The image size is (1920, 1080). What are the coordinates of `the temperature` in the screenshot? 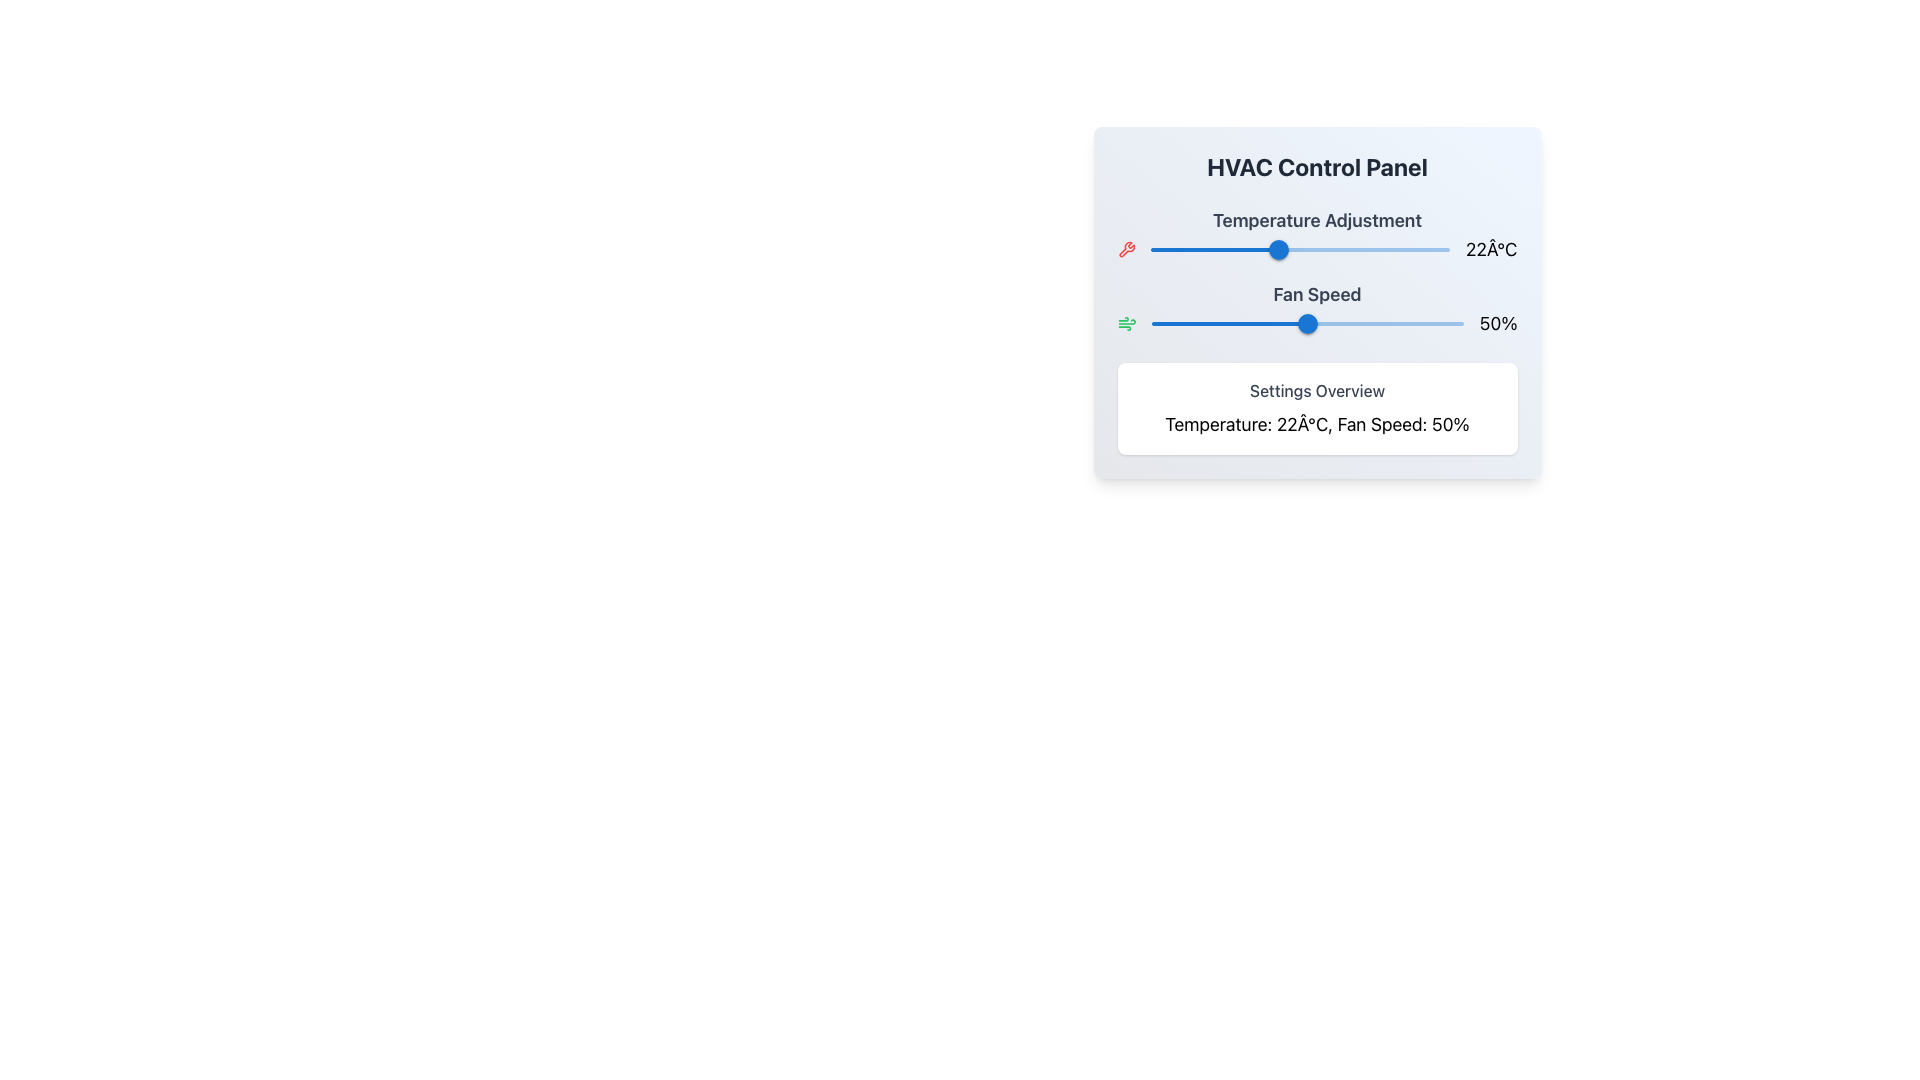 It's located at (1256, 249).